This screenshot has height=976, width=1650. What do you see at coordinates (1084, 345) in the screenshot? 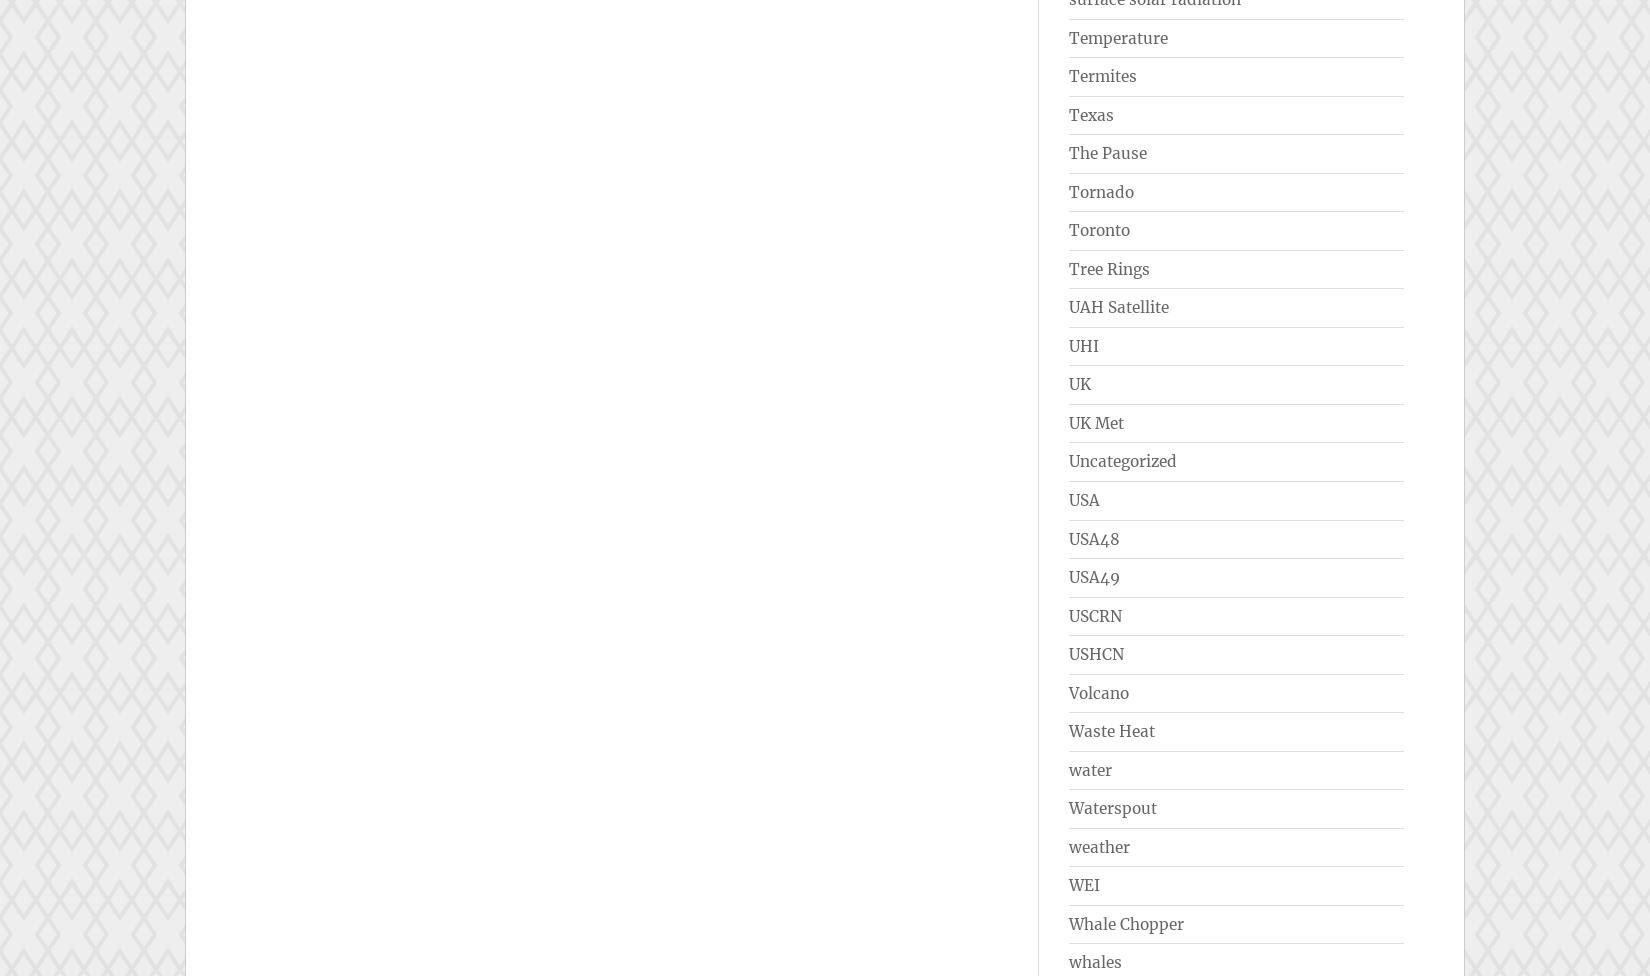
I see `'UHI'` at bounding box center [1084, 345].